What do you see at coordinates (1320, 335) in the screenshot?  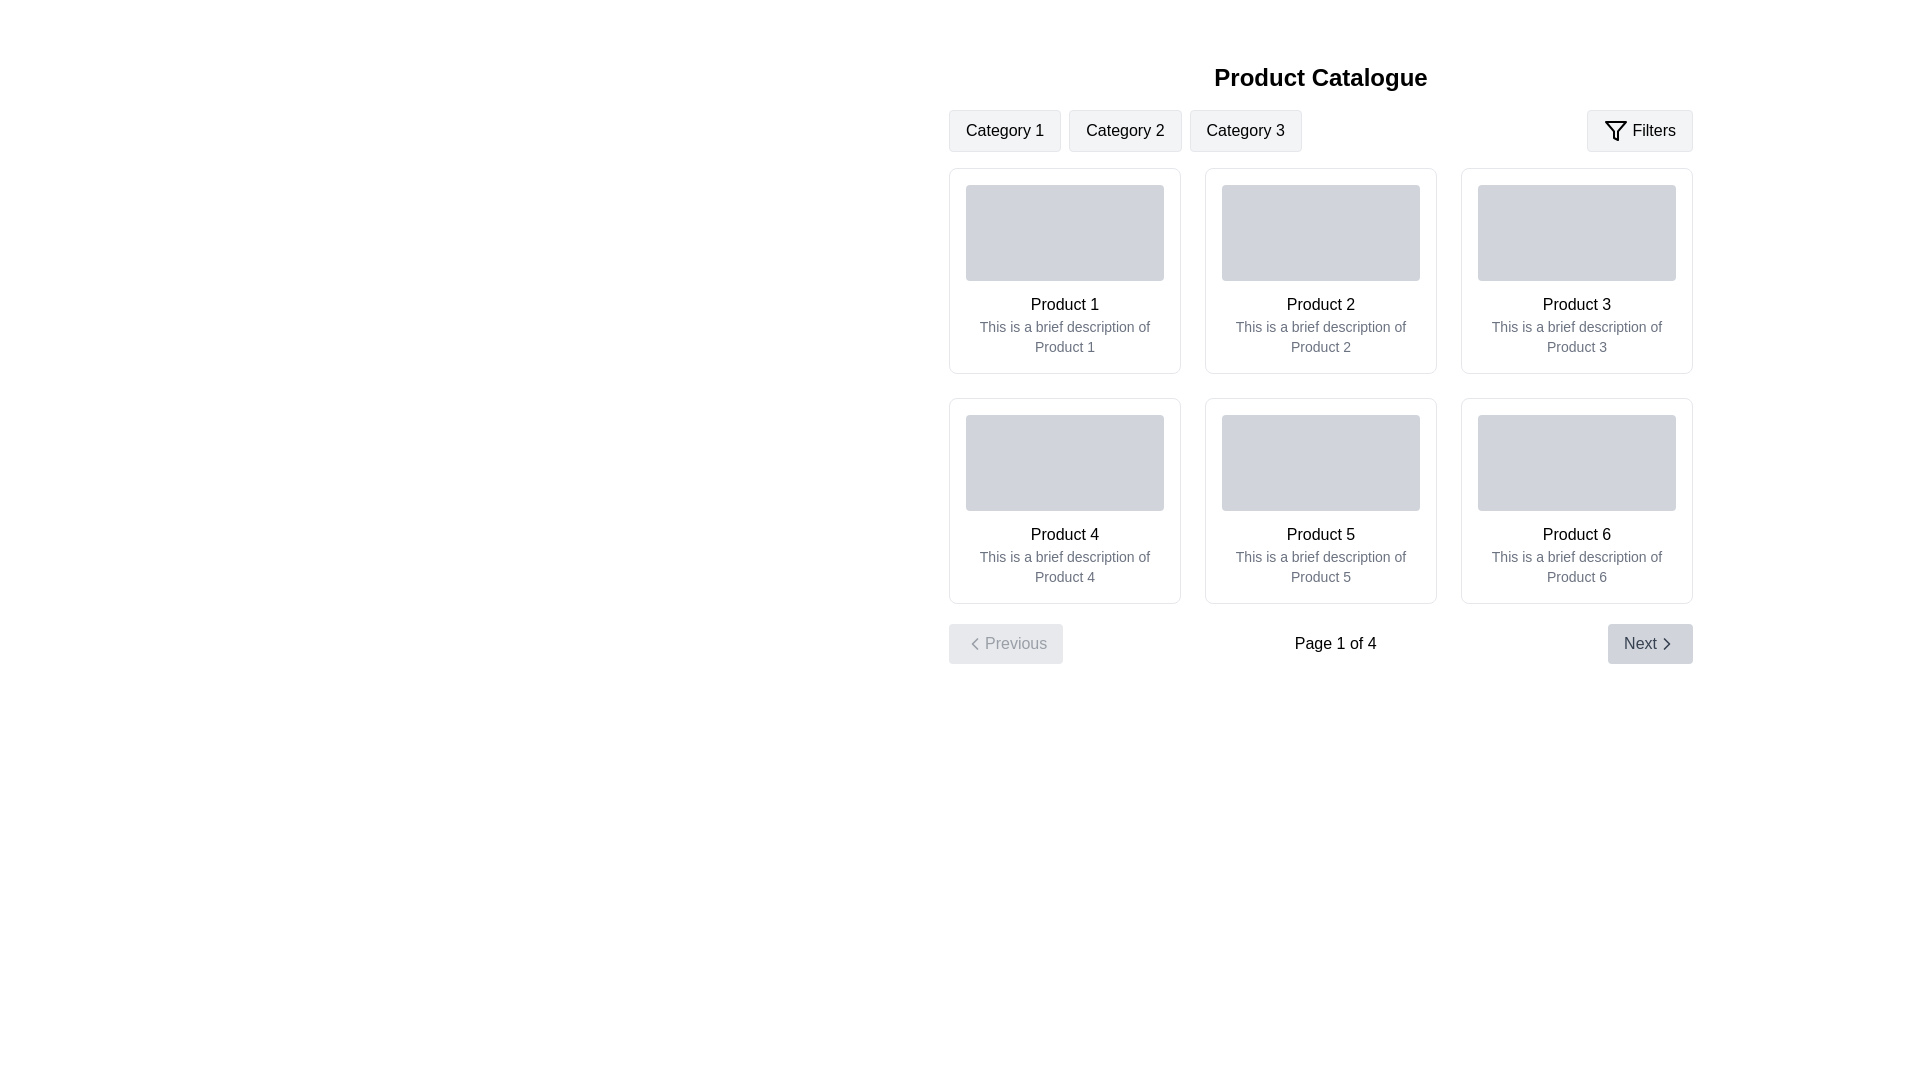 I see `the descriptive text element for 'Product 2', which is located below the product name text within the product card` at bounding box center [1320, 335].